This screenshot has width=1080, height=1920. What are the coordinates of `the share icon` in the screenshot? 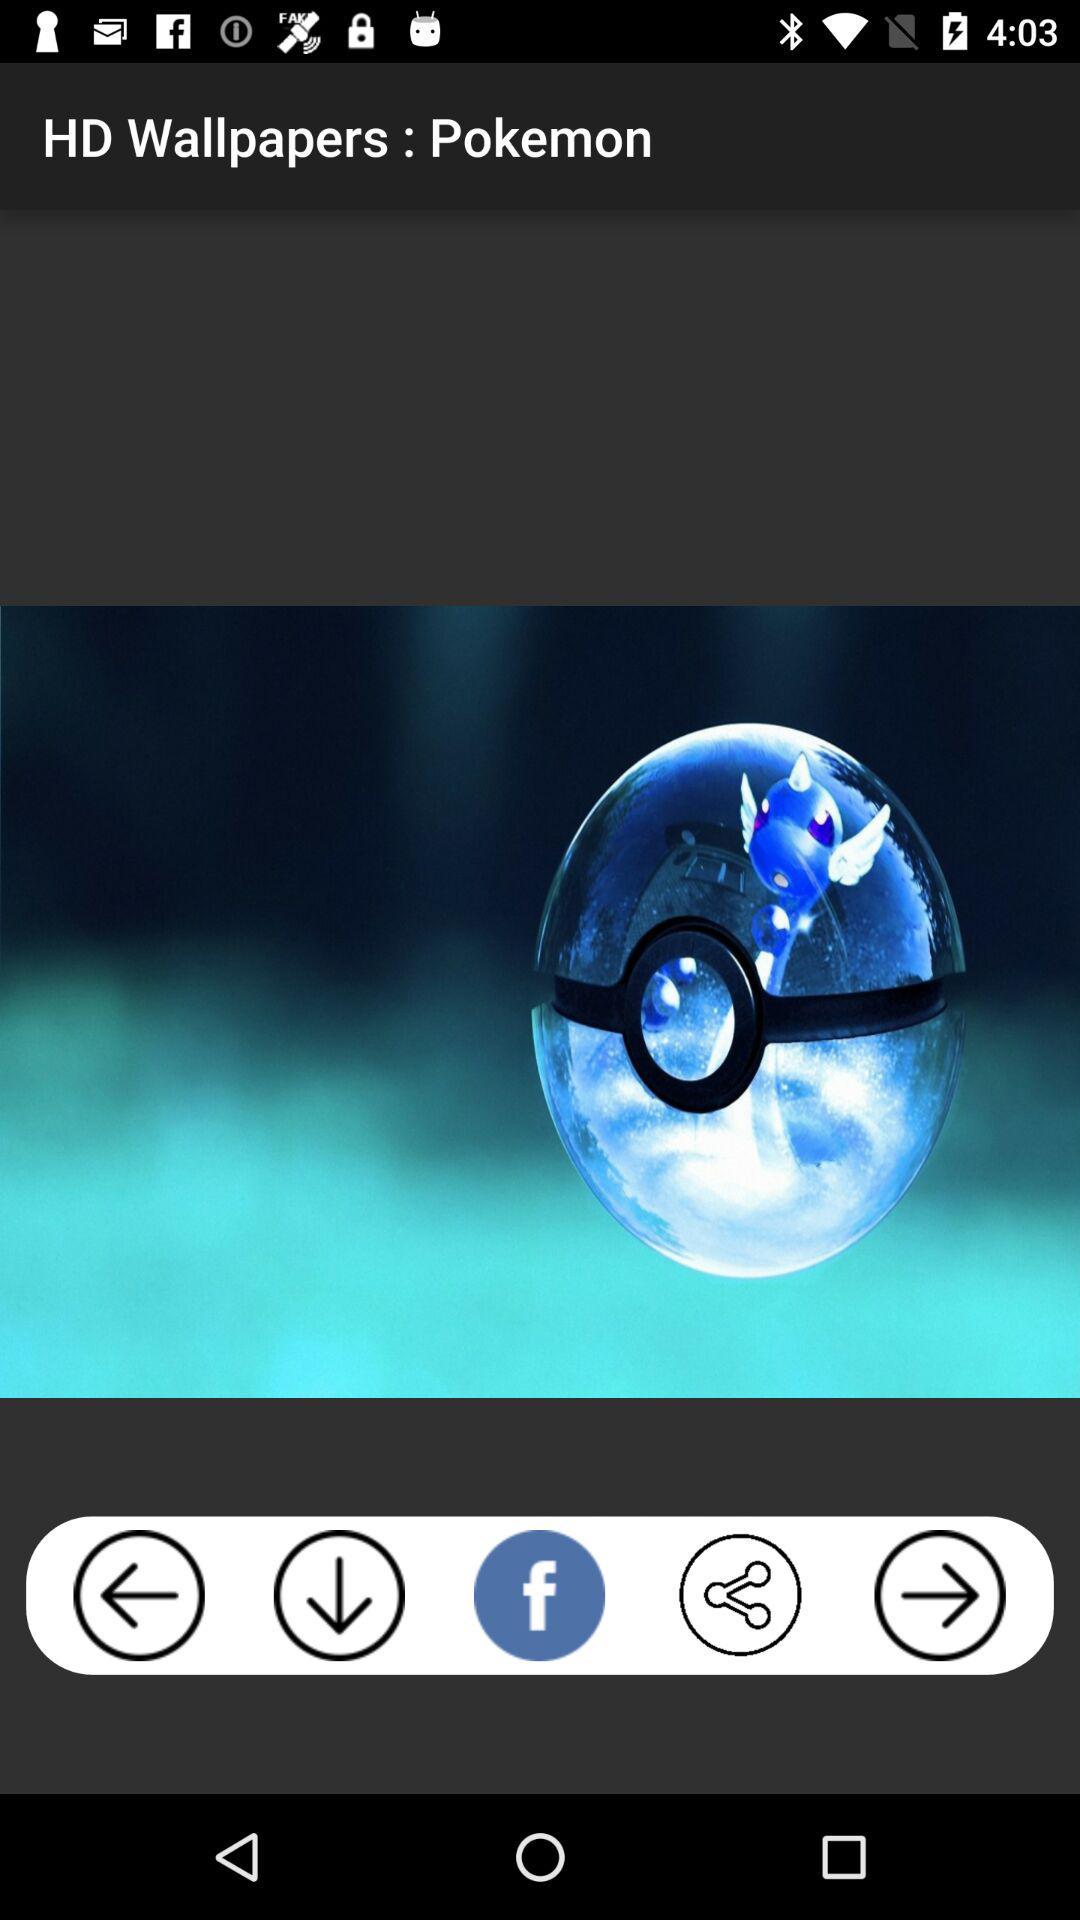 It's located at (739, 1594).